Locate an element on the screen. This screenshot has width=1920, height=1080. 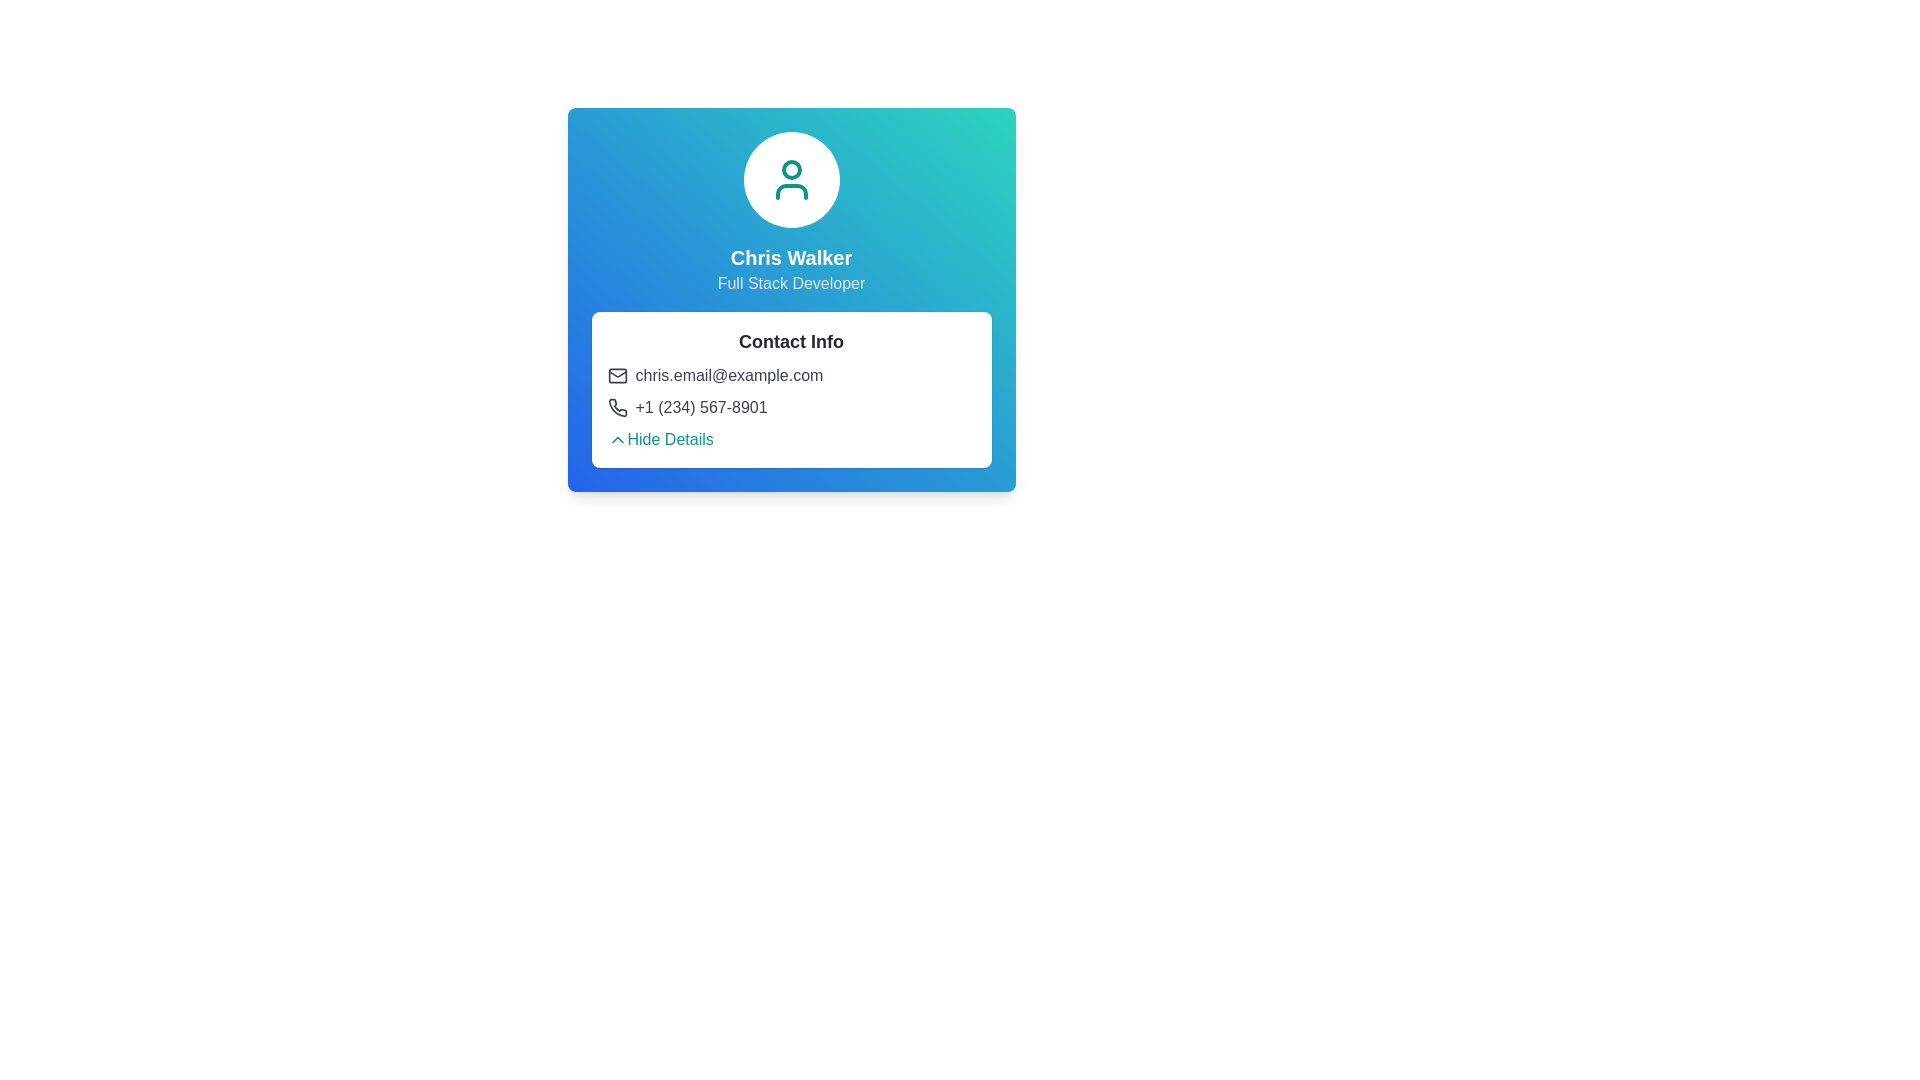
the lower semicircular arc of the user profile icon, which outlines the body shape in the SVG component, located near the top center of the blue gradient background card is located at coordinates (790, 192).